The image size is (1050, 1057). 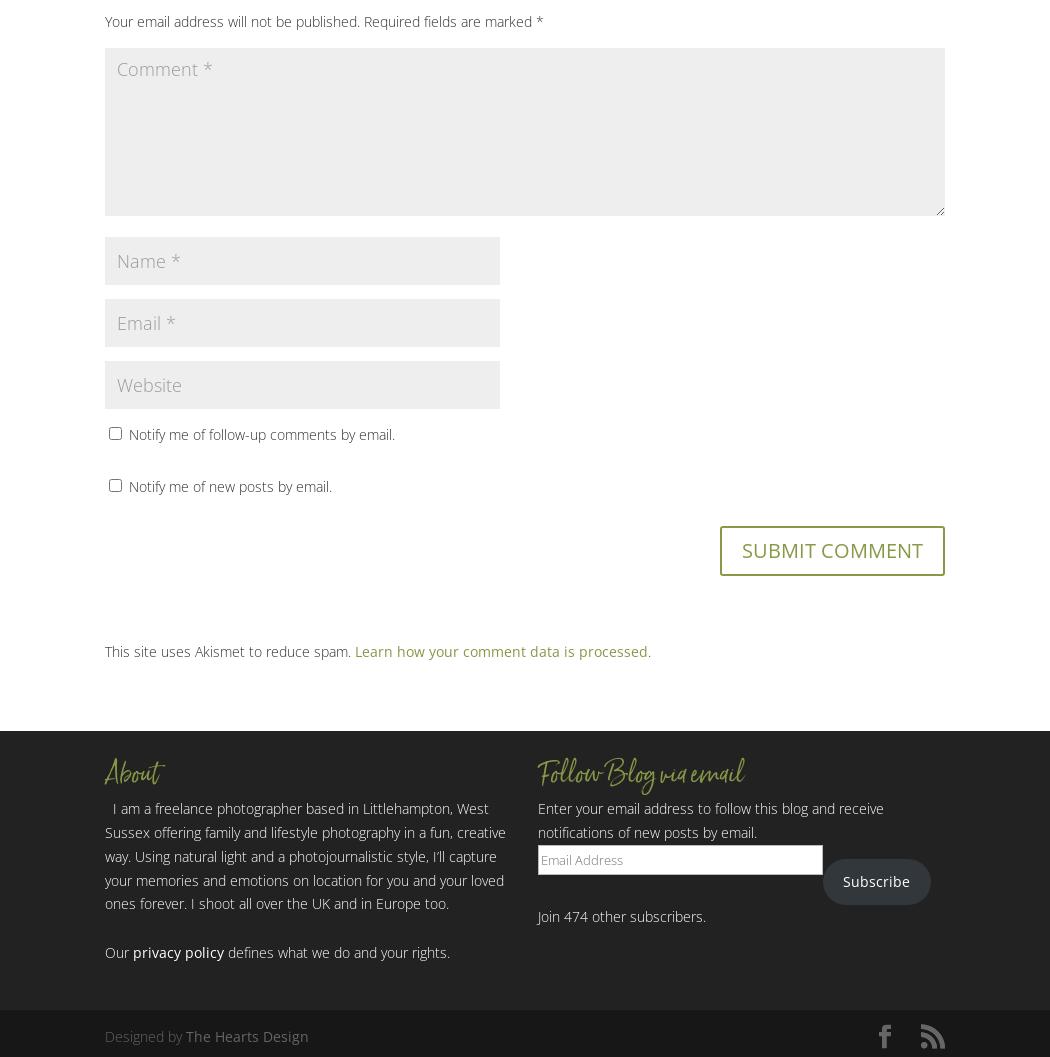 What do you see at coordinates (130, 774) in the screenshot?
I see `'About'` at bounding box center [130, 774].